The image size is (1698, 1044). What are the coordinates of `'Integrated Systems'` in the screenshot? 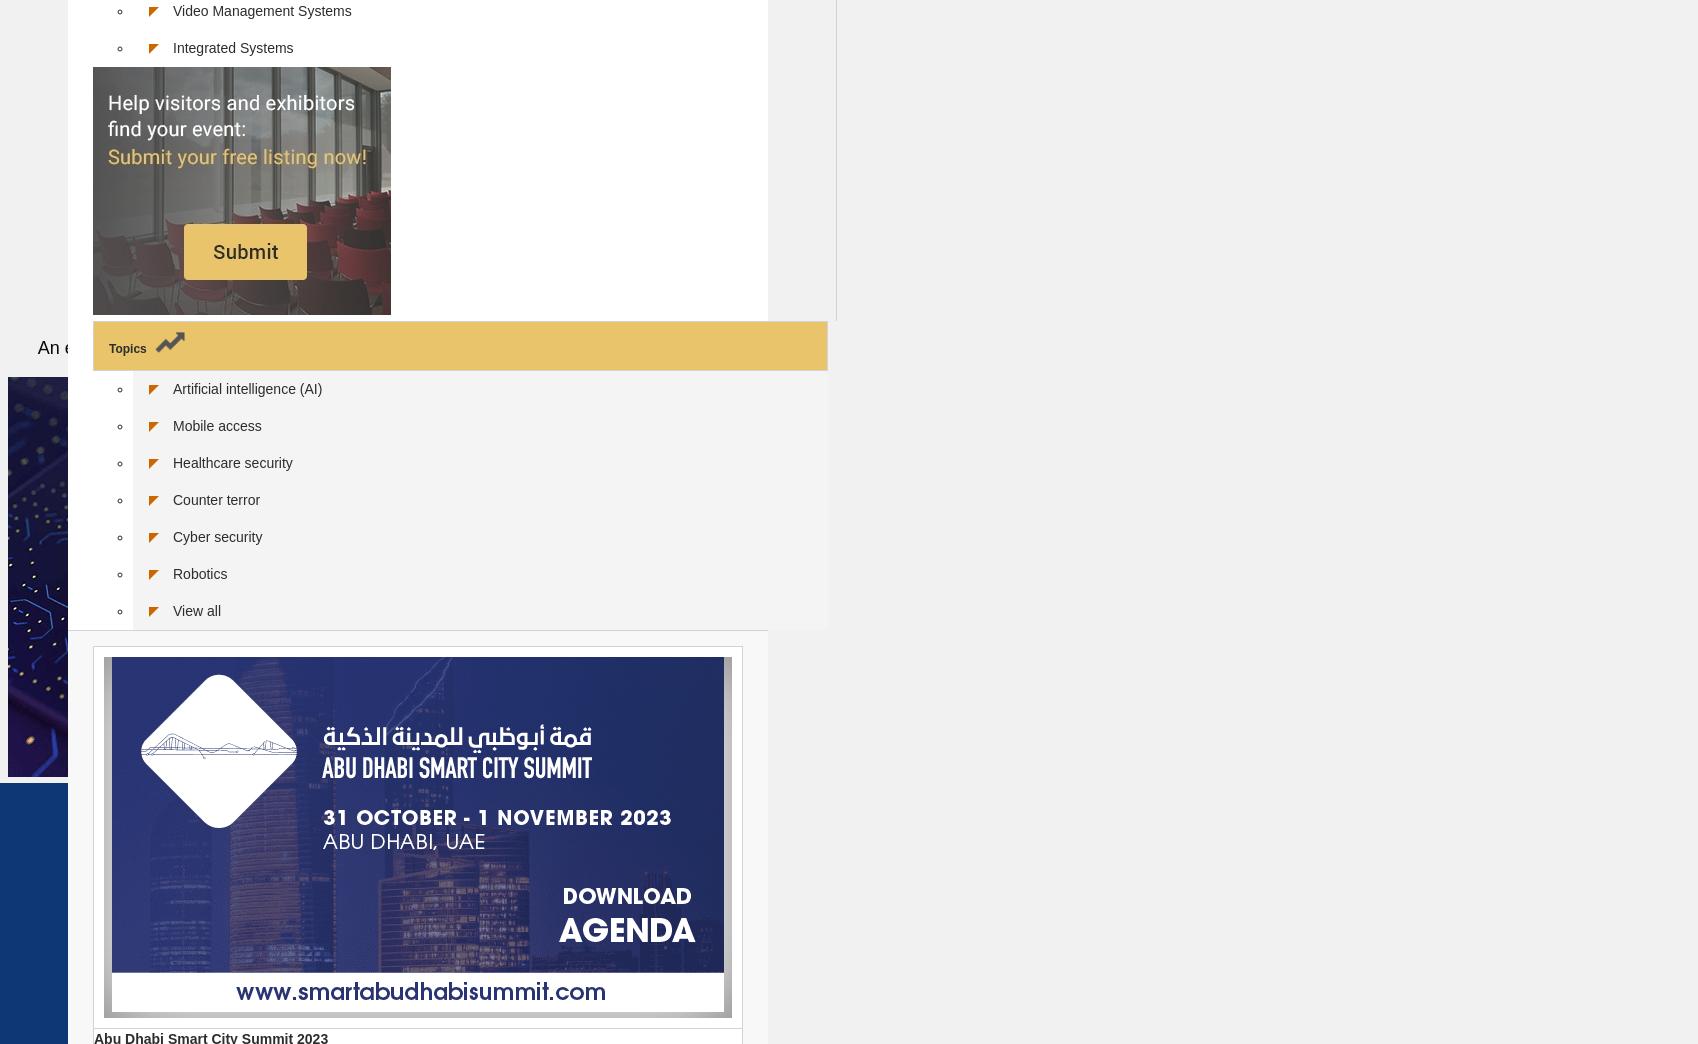 It's located at (232, 45).